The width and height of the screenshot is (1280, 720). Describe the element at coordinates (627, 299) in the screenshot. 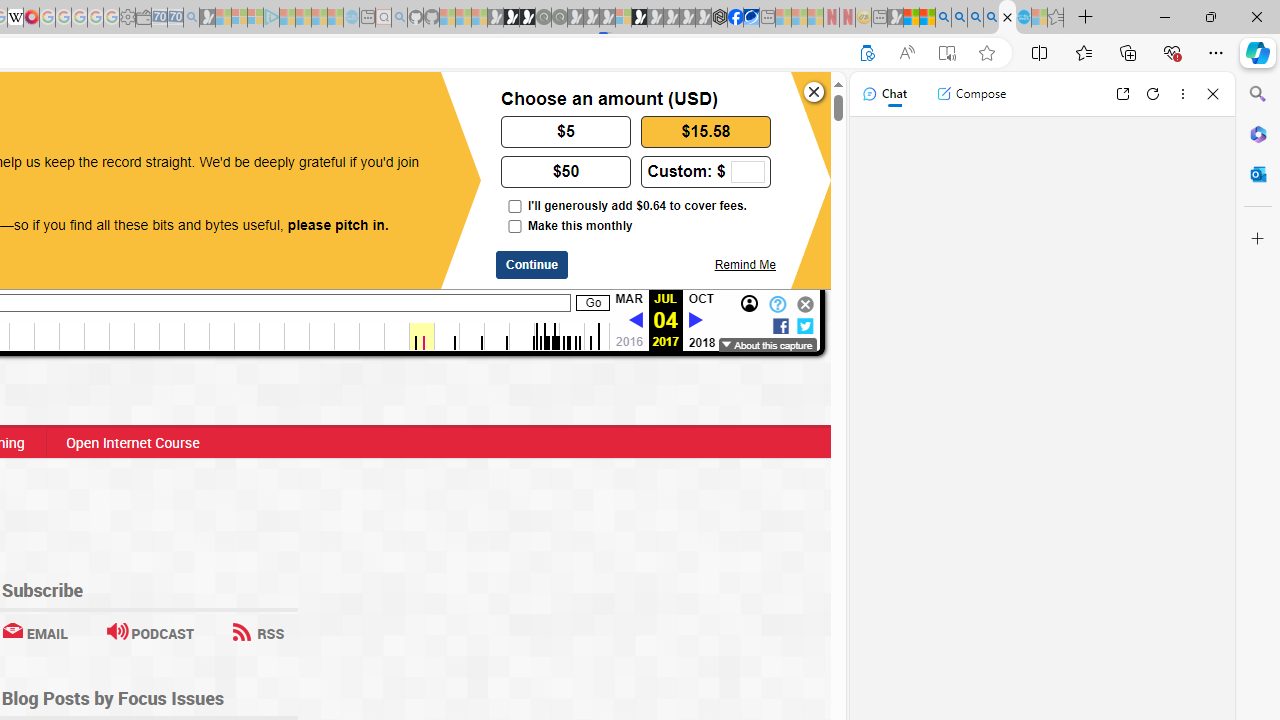

I see `'MAR'` at that location.